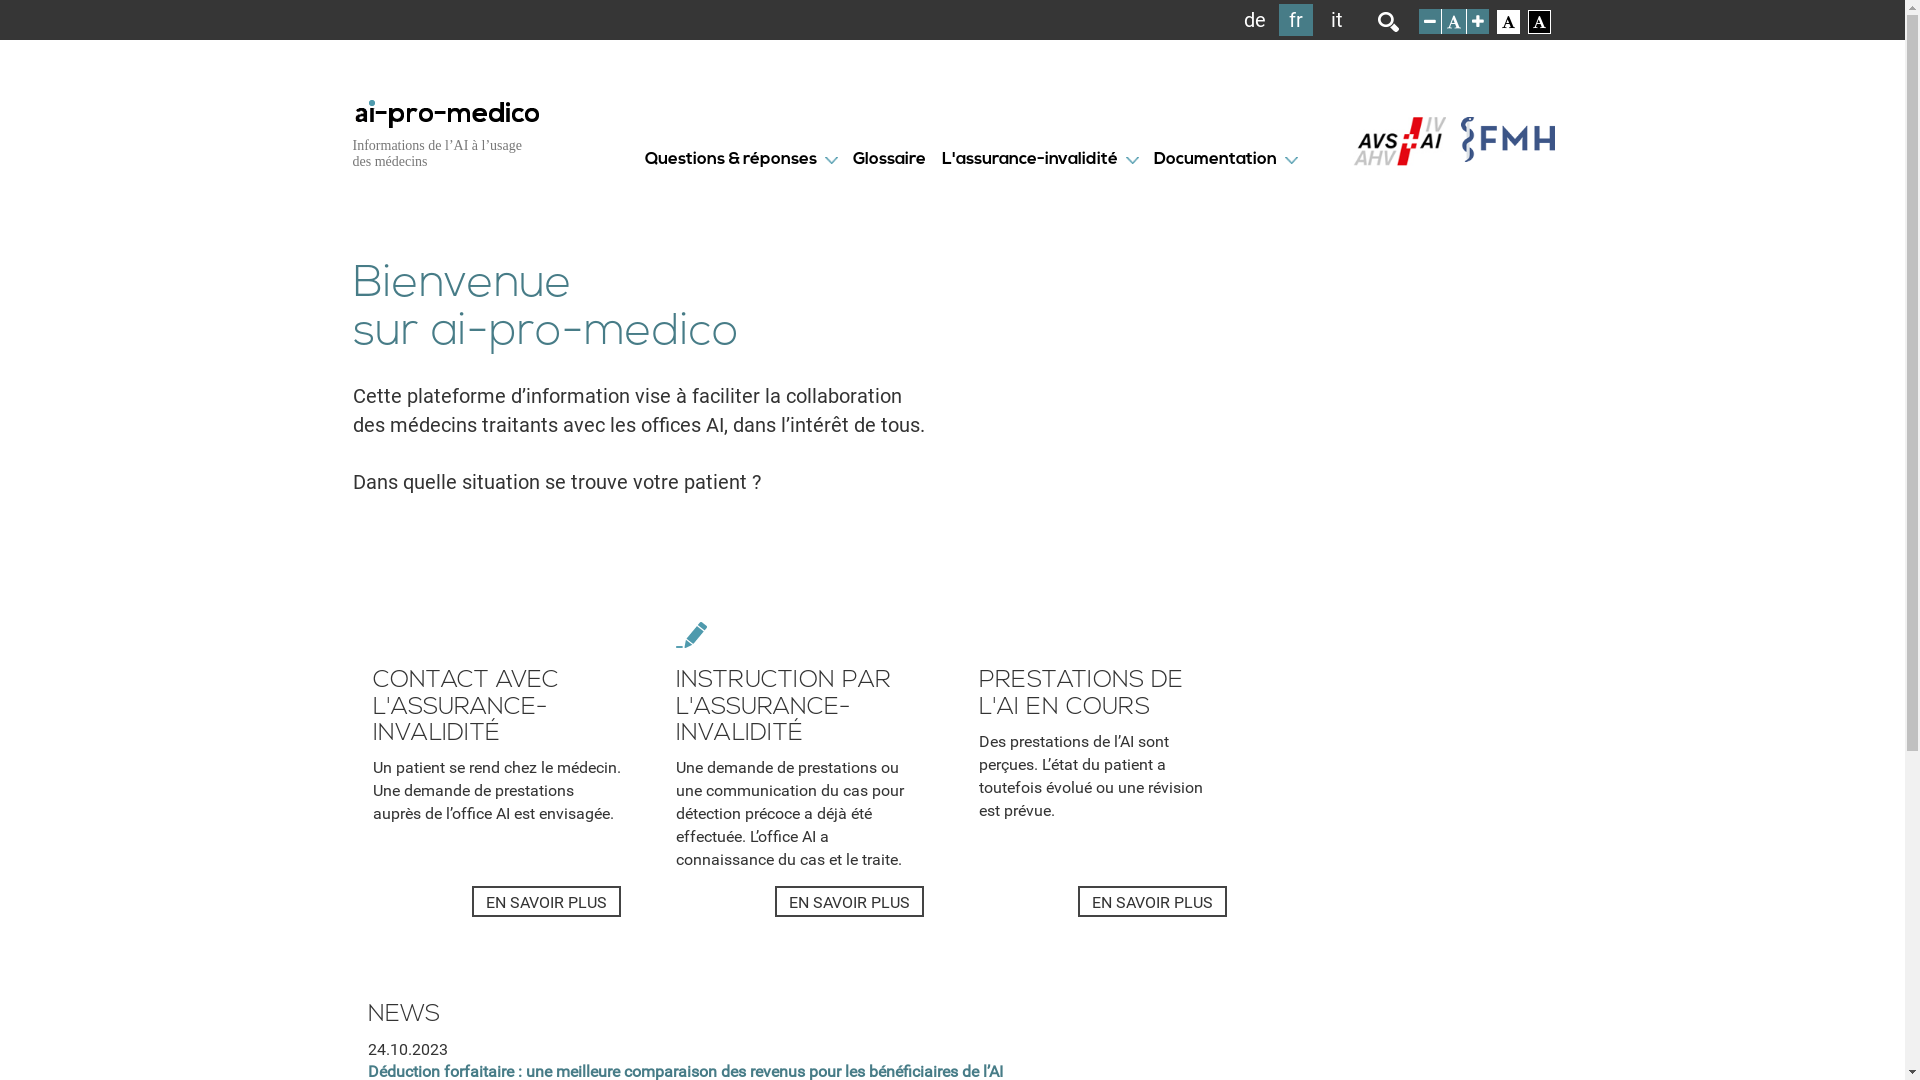 The height and width of the screenshot is (1080, 1920). Describe the element at coordinates (1296, 19) in the screenshot. I see `'fr'` at that location.